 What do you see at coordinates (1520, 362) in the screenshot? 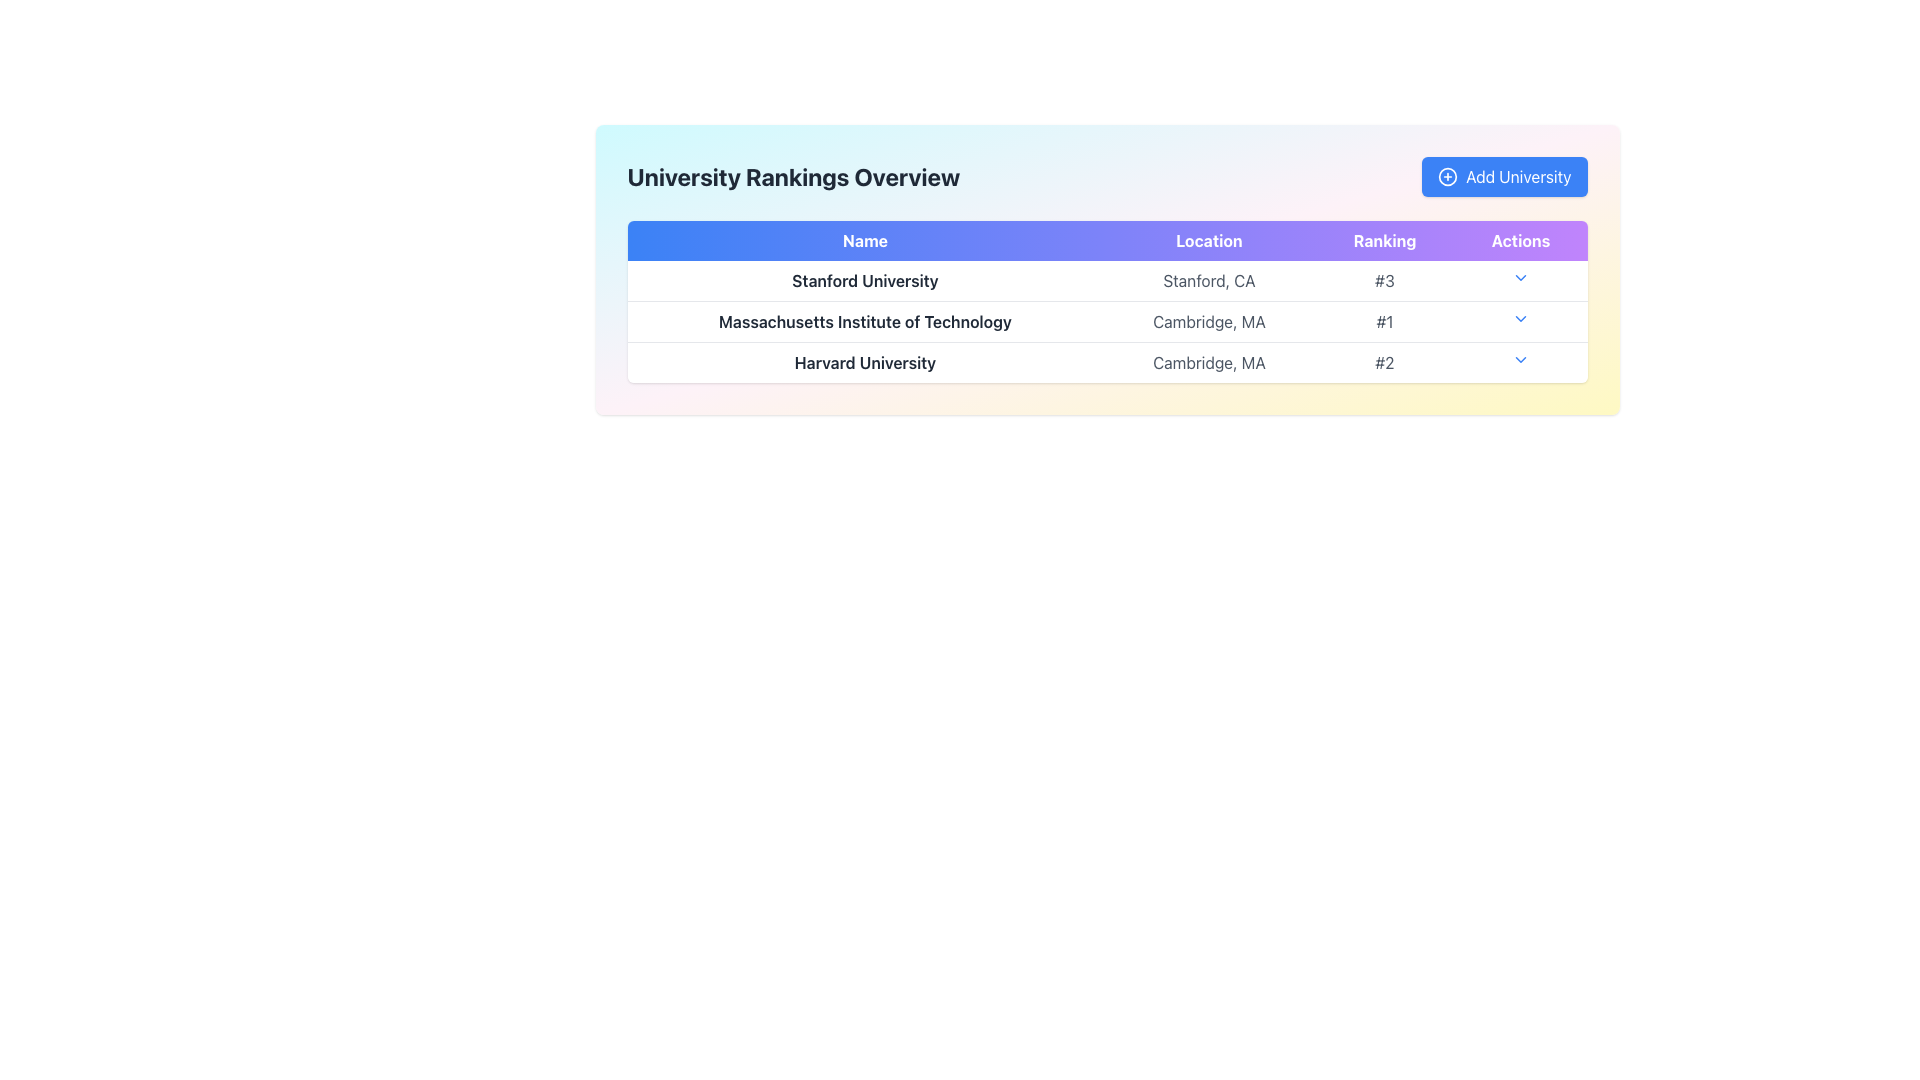
I see `the Dropdown Toggle Icon for the 'Harvard University' row` at bounding box center [1520, 362].